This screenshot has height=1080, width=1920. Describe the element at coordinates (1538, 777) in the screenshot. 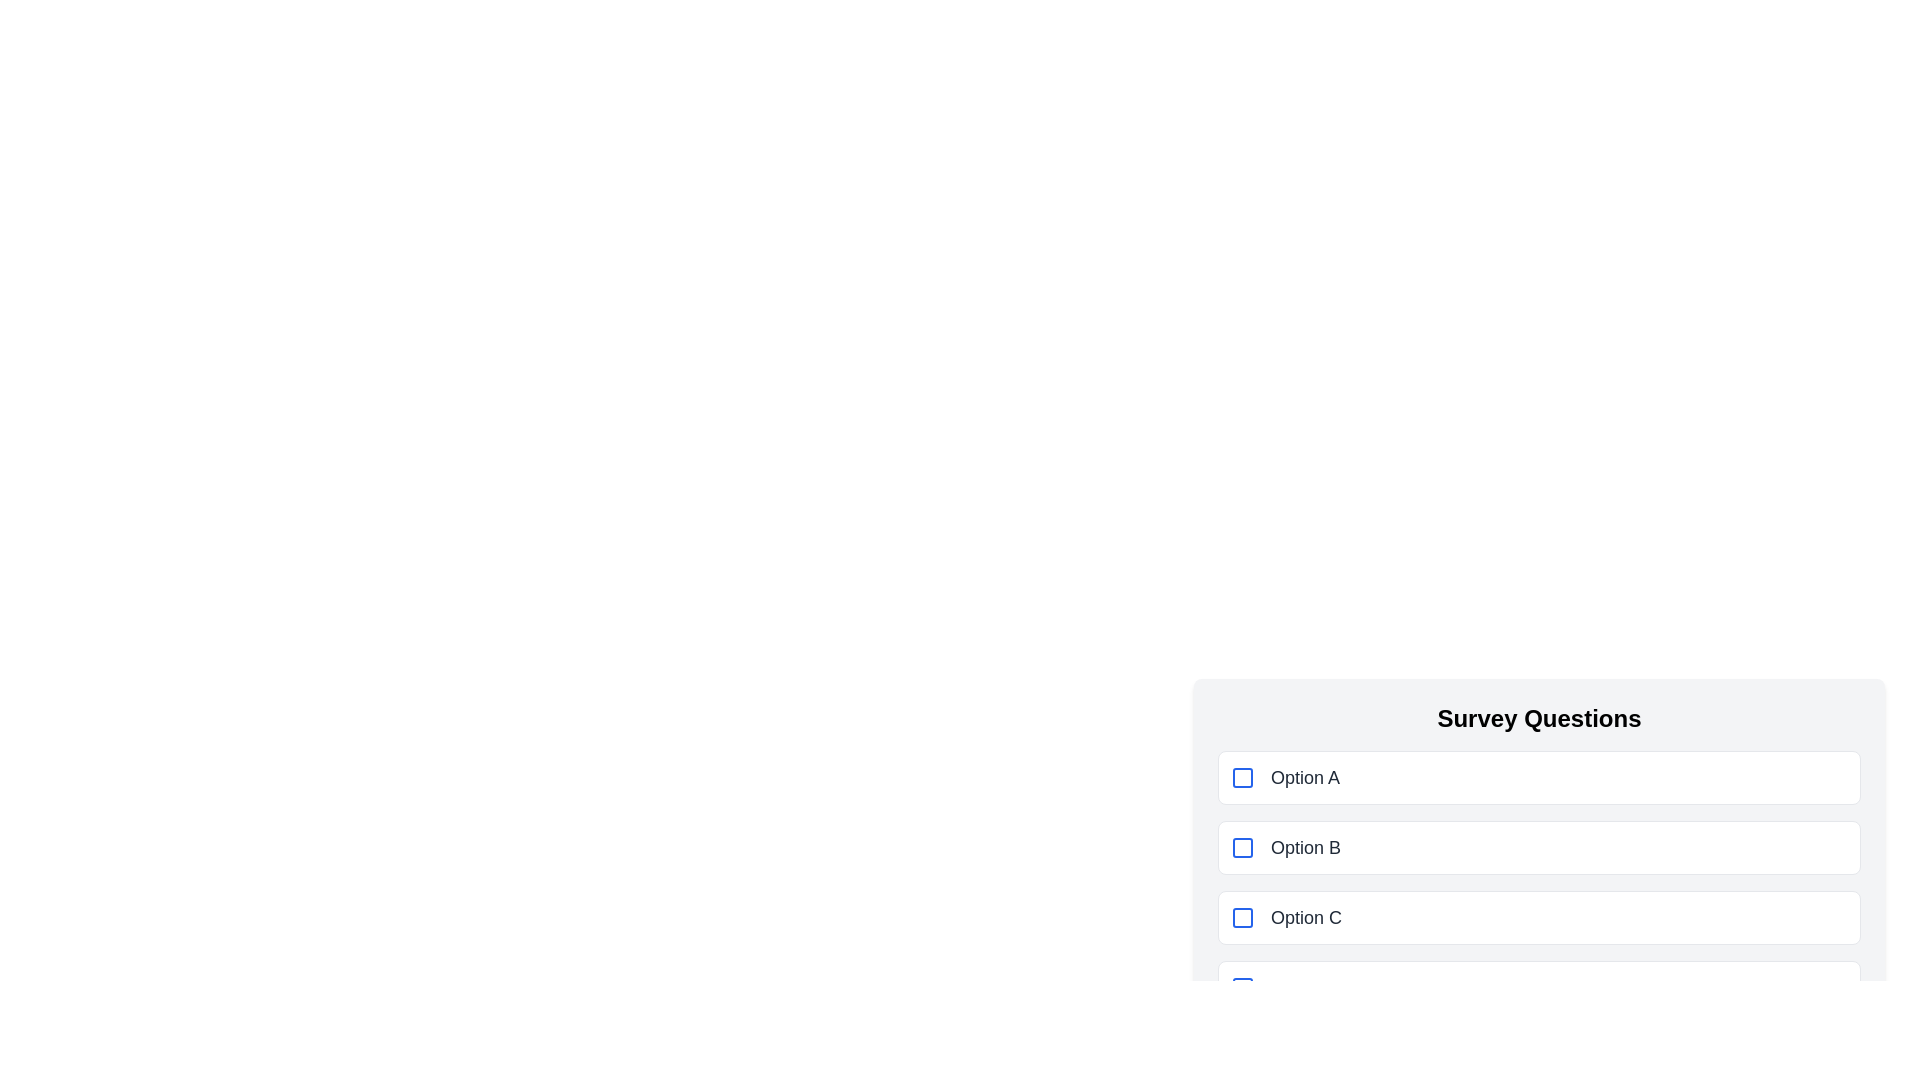

I see `the first selectable option button labeled 'Option A' with a blue checkmark, located under the 'Survey Questions' section` at that location.